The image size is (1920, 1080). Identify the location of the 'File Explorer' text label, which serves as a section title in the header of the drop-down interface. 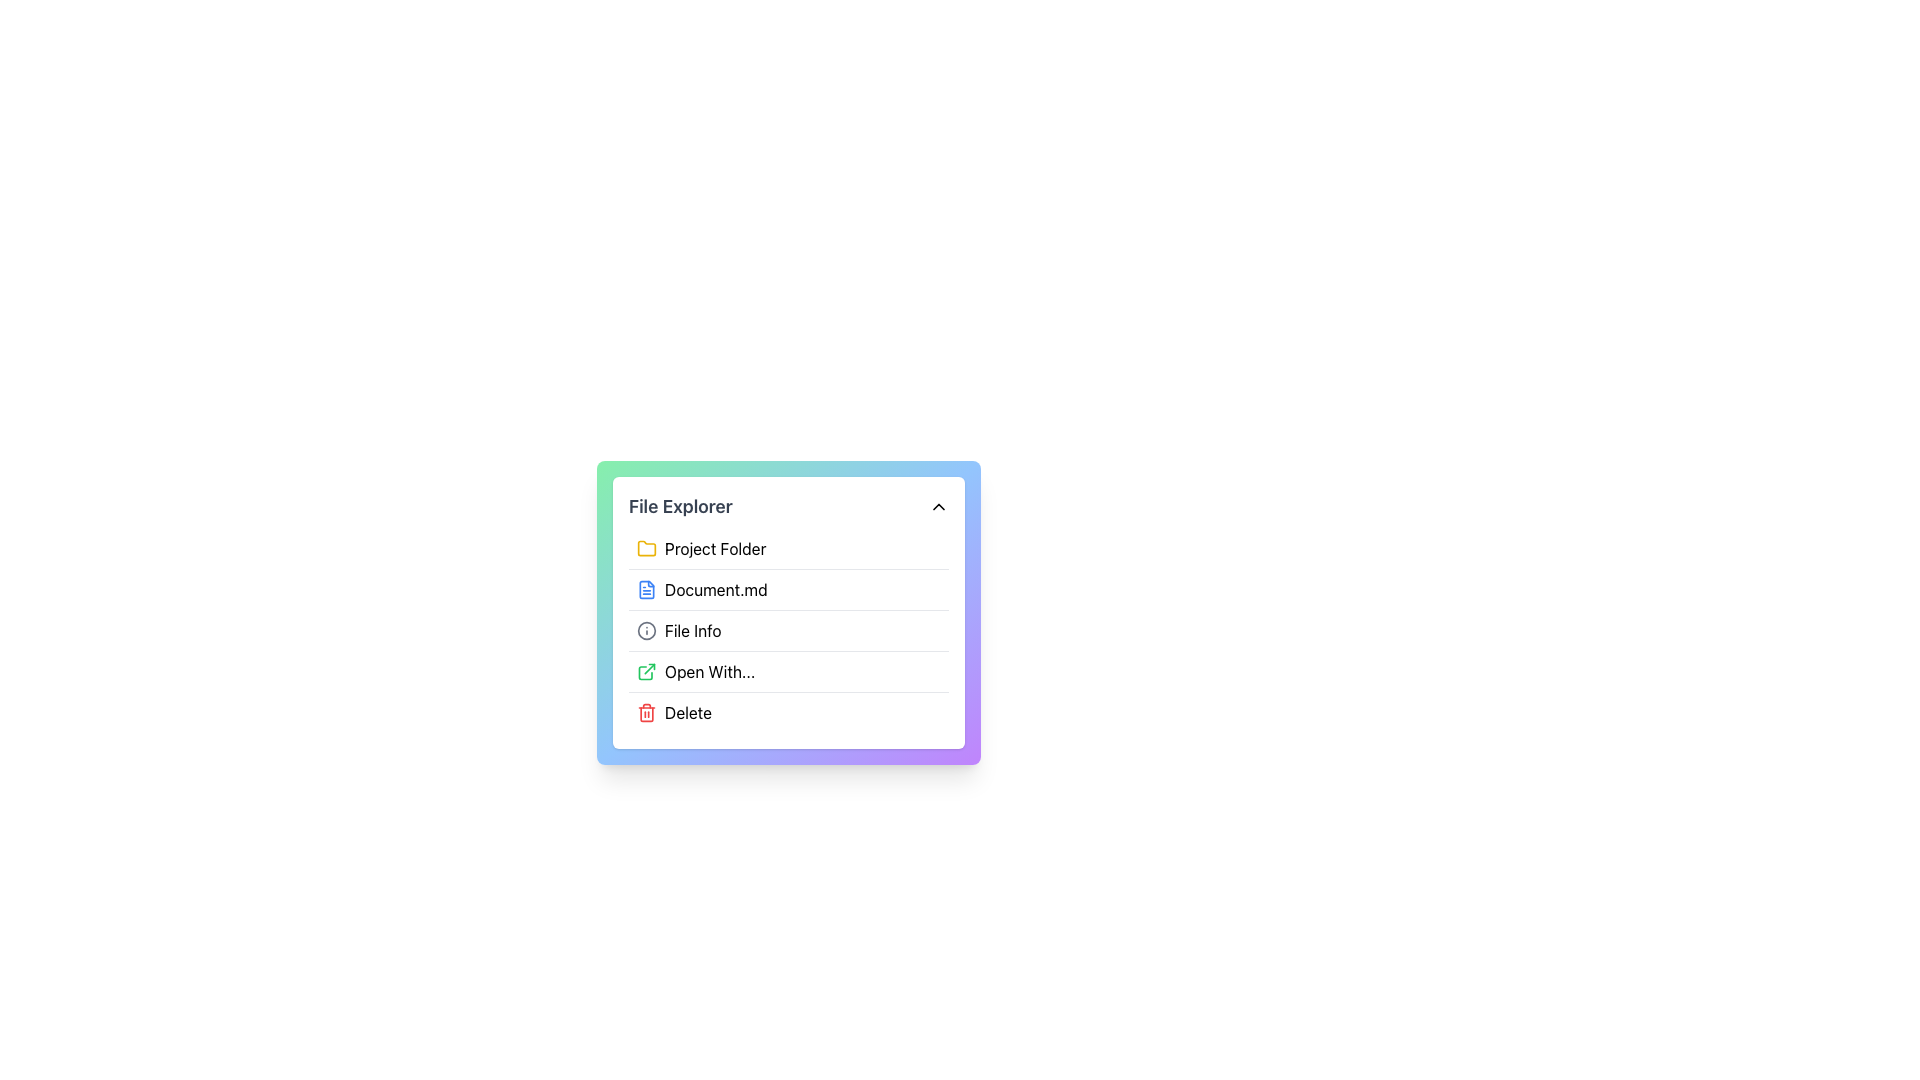
(680, 505).